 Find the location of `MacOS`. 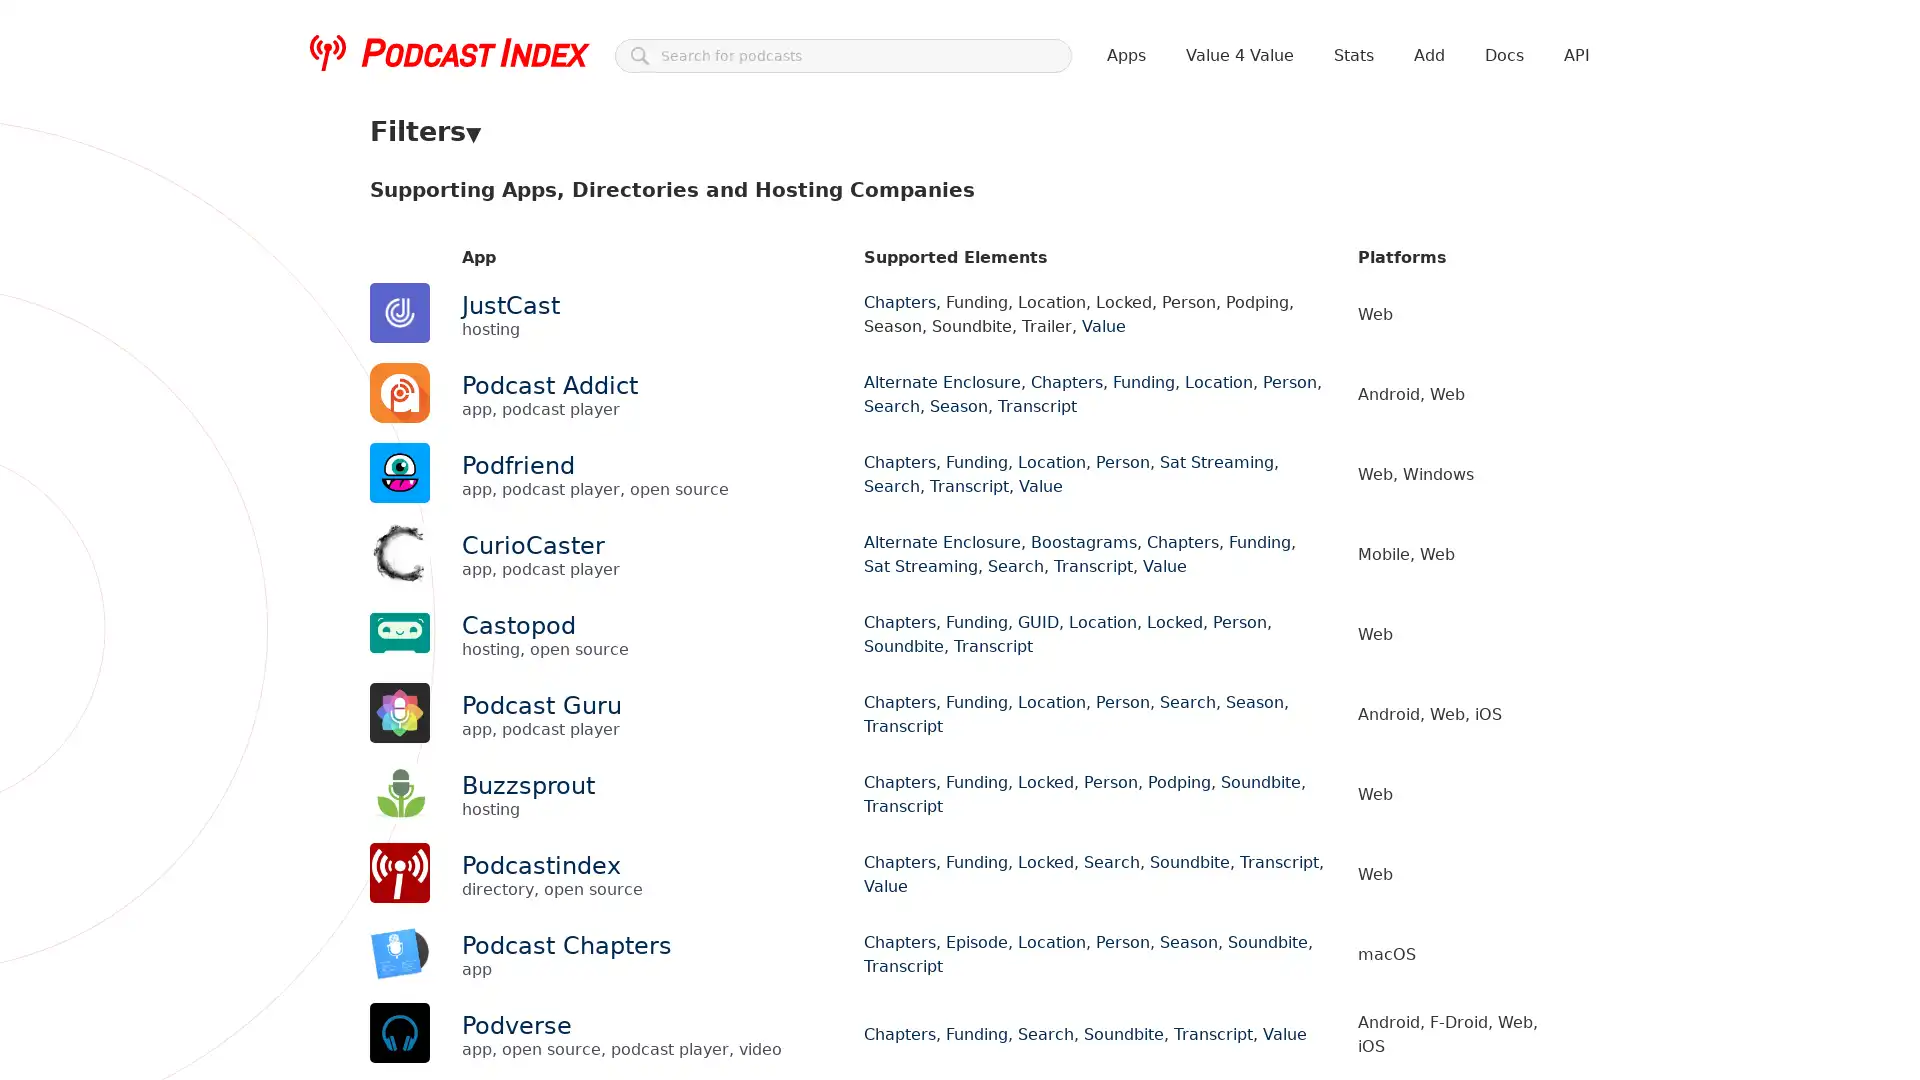

MacOS is located at coordinates (1238, 410).